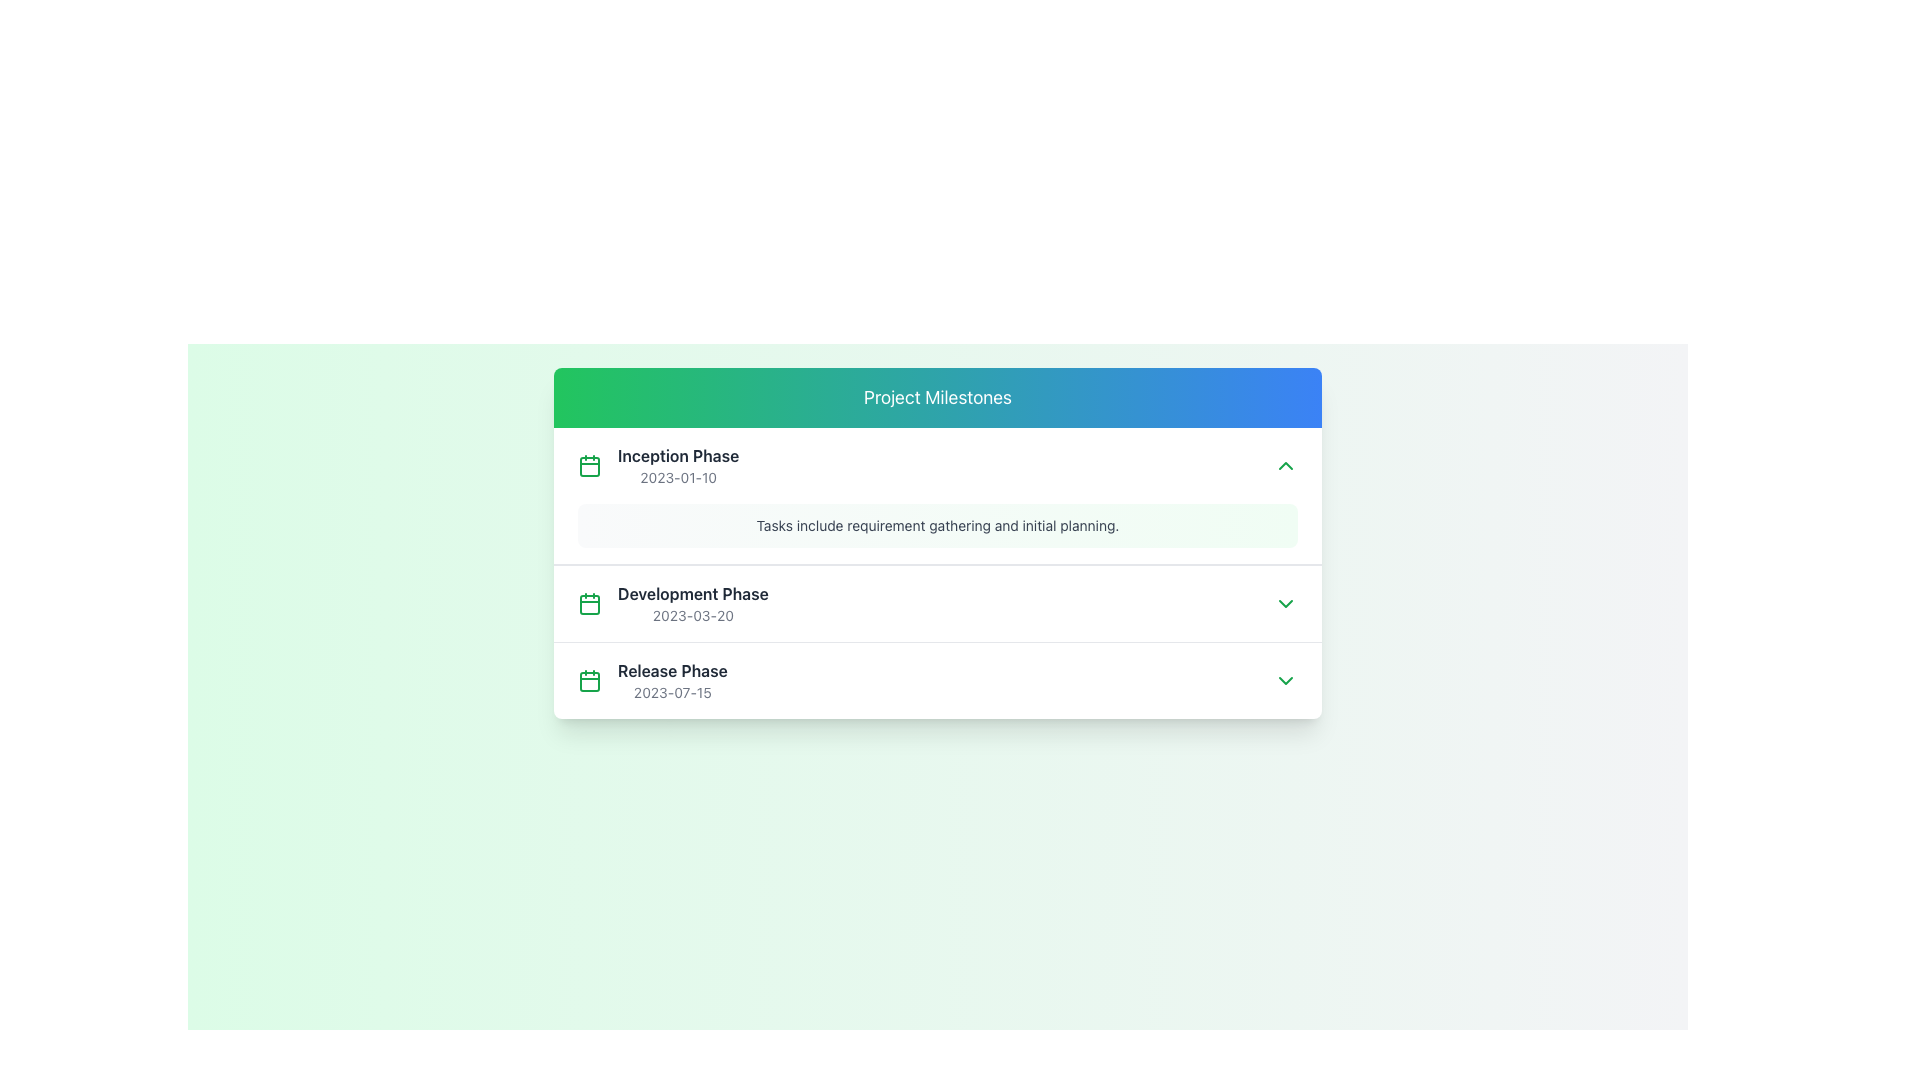 The image size is (1920, 1080). Describe the element at coordinates (672, 671) in the screenshot. I see `the text label for the milestone 'Release Phase', which is positioned above the date '2023-07-15' and next to a green calendar icon` at that location.